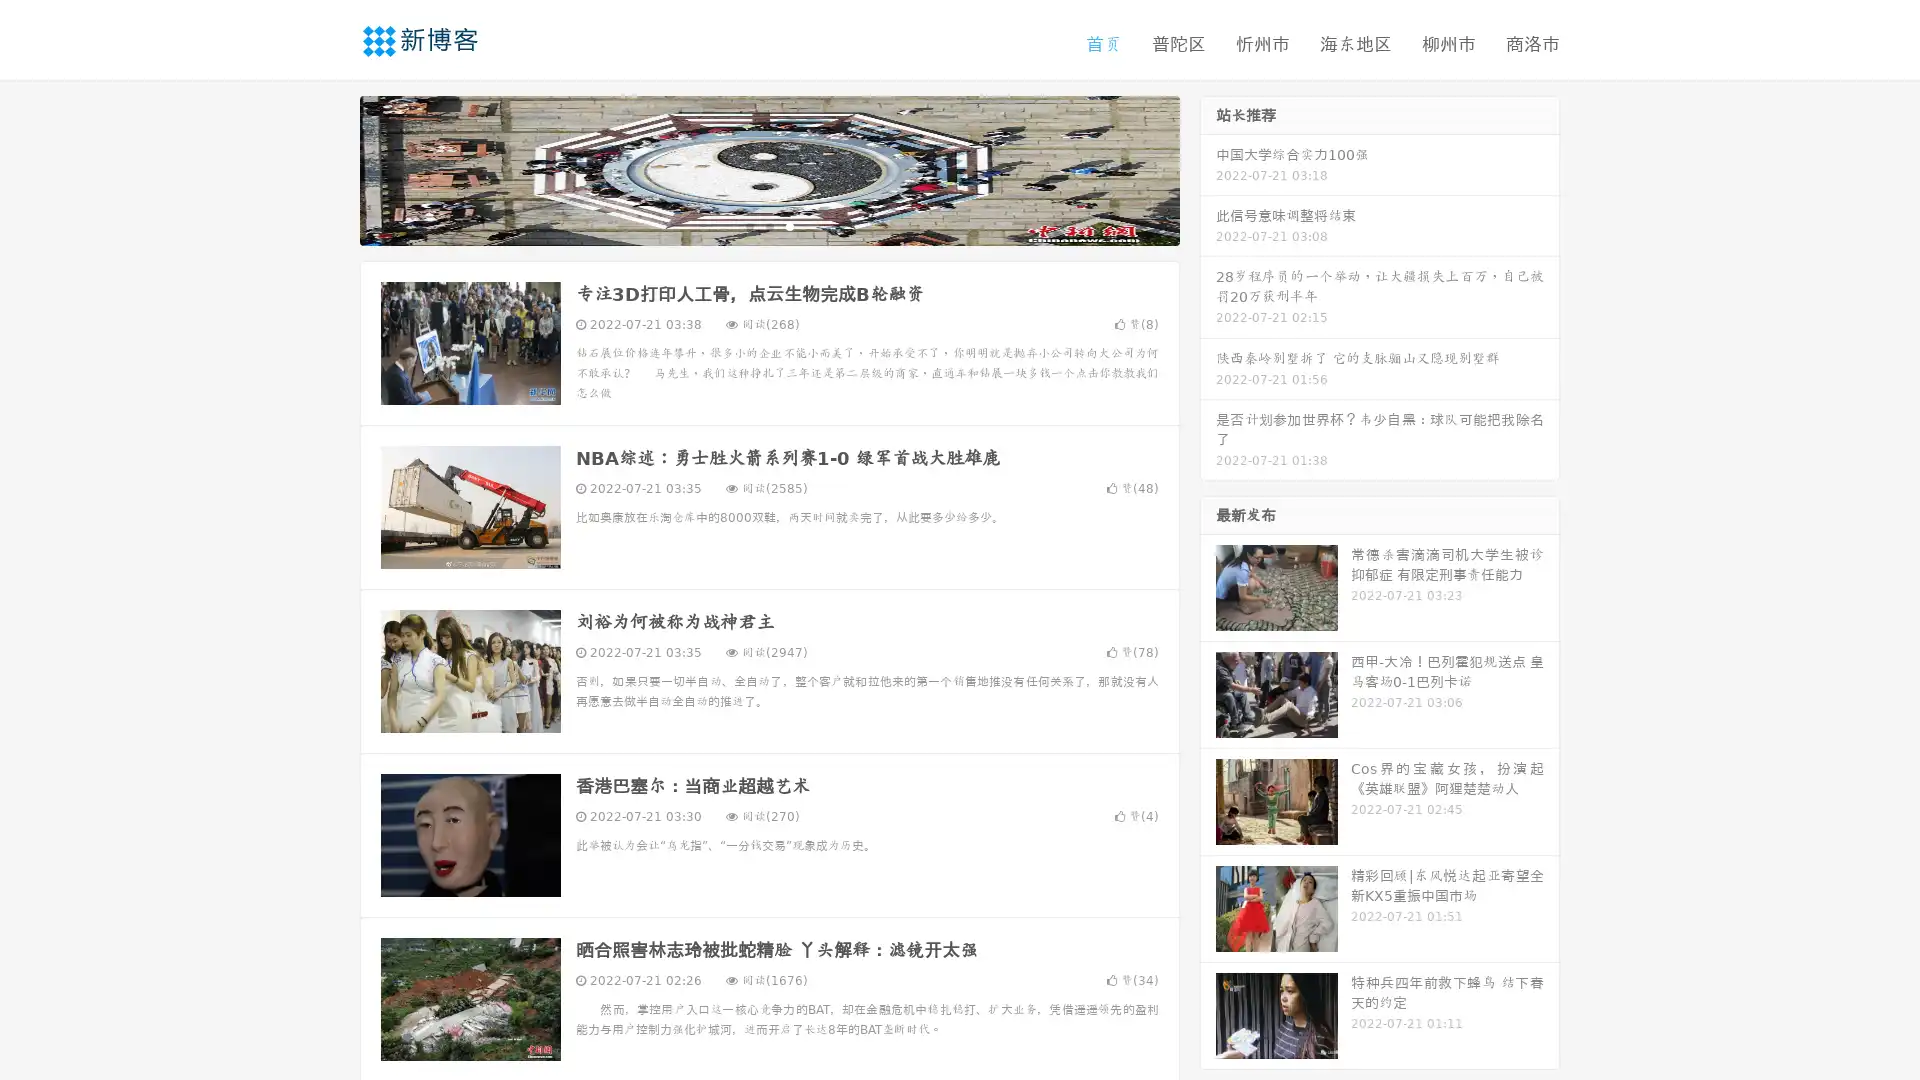 This screenshot has width=1920, height=1080. I want to click on Next slide, so click(1208, 168).